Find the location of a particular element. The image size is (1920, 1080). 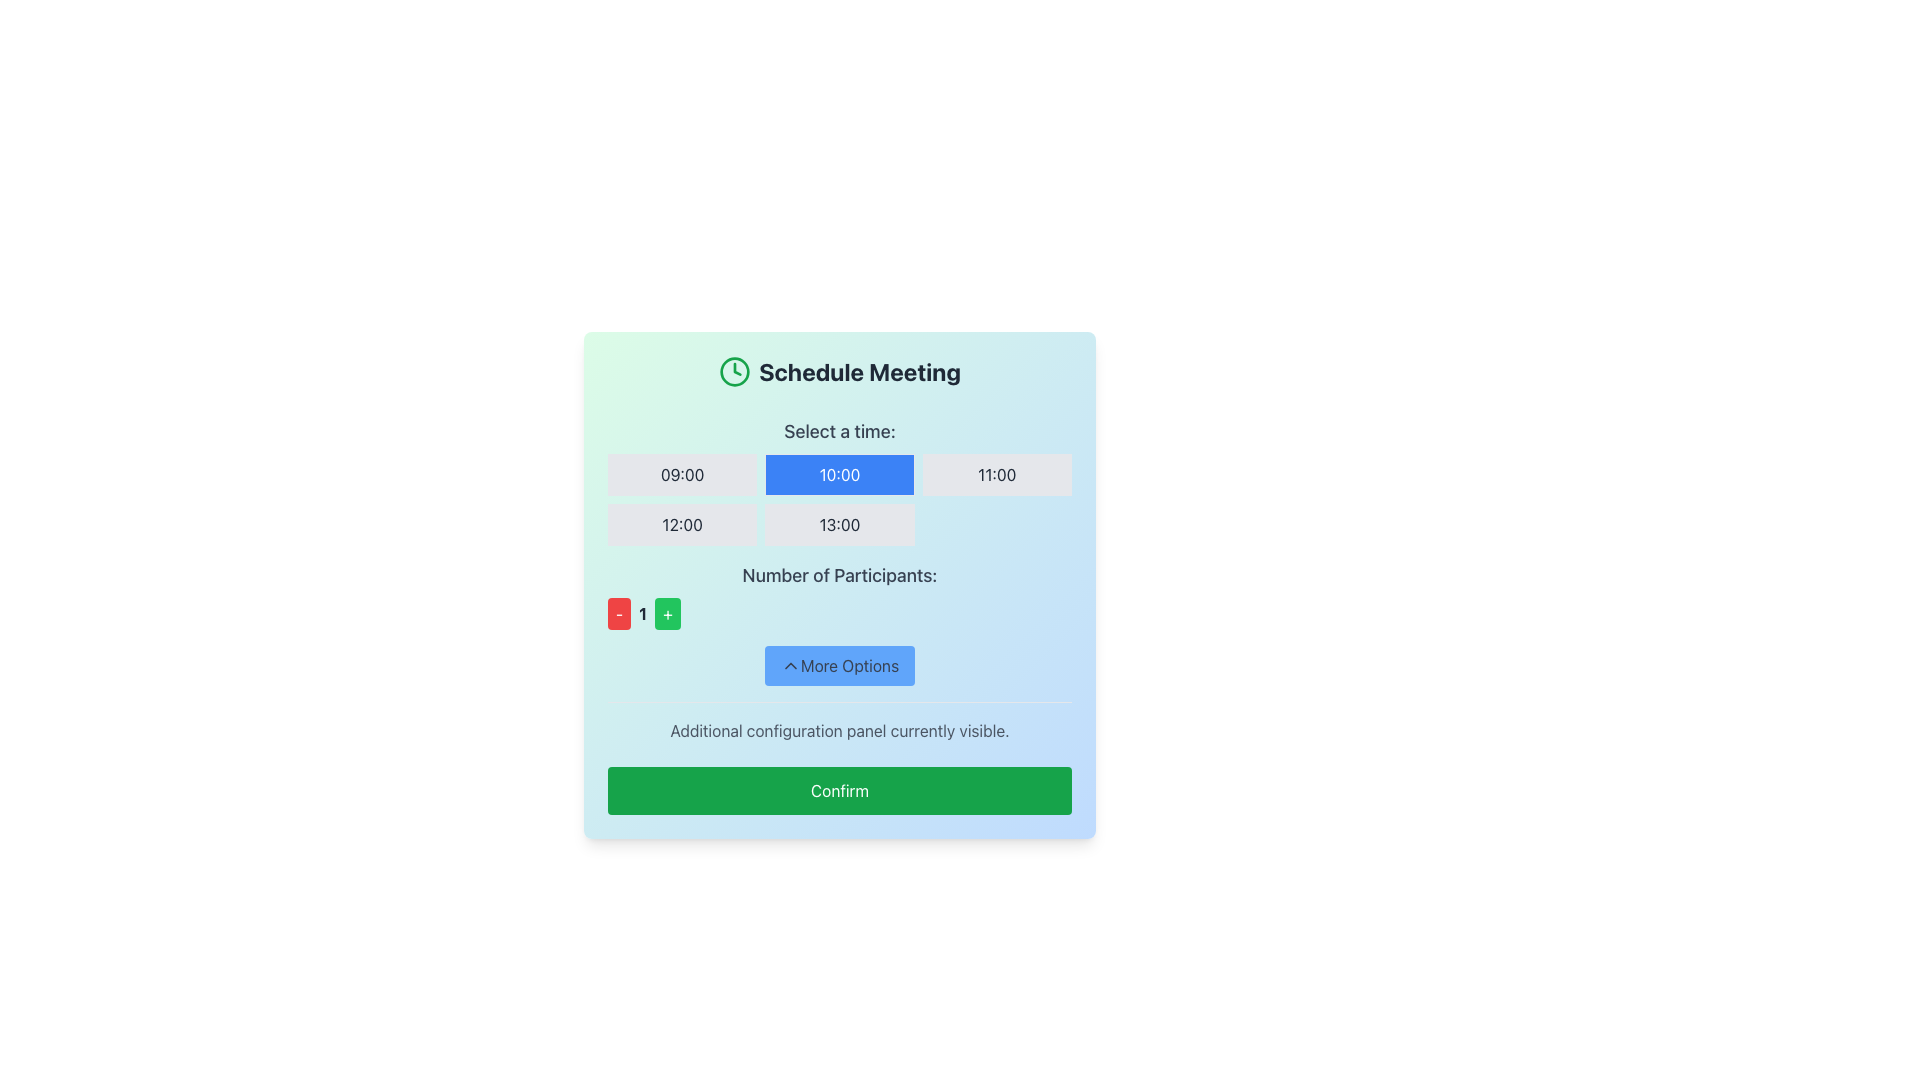

the '10:00' button located in the top row of the grid under the header 'Select a time:' is located at coordinates (840, 499).